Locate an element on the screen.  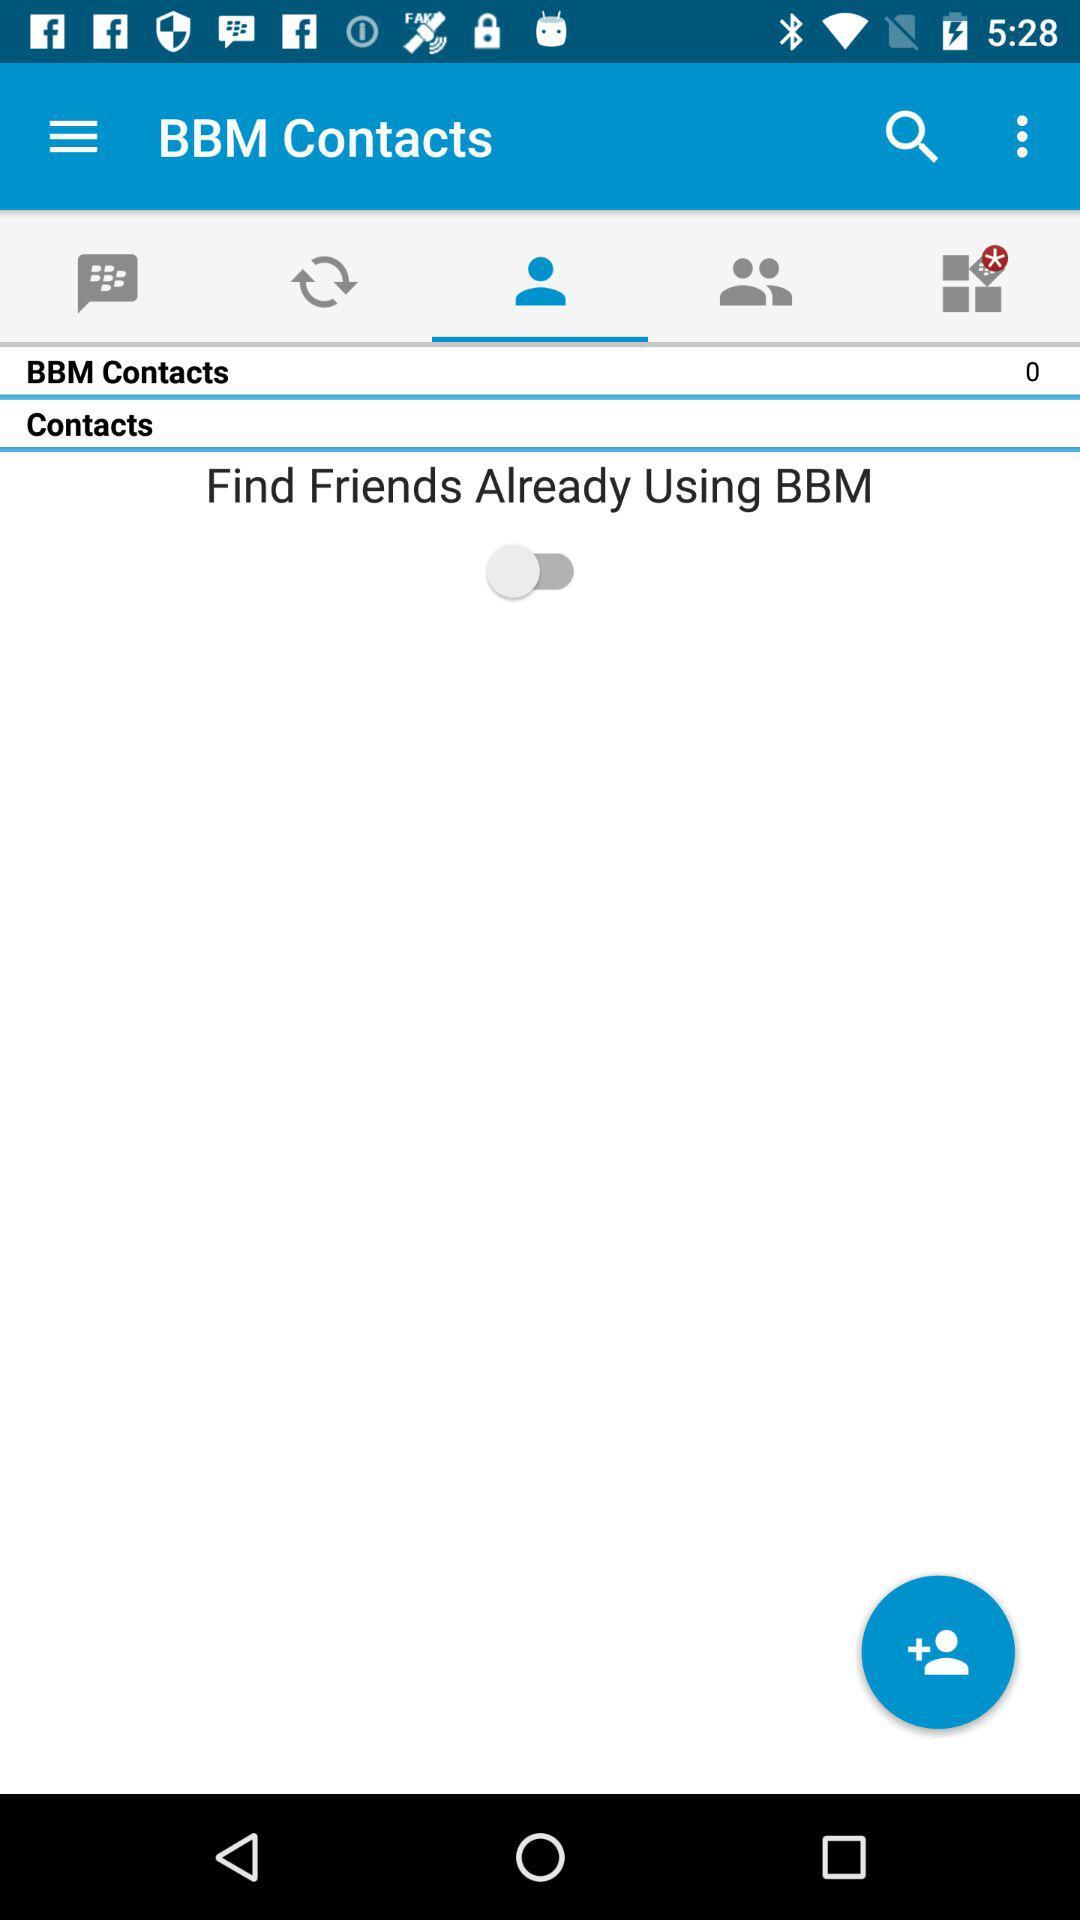
the gift icon is located at coordinates (971, 280).